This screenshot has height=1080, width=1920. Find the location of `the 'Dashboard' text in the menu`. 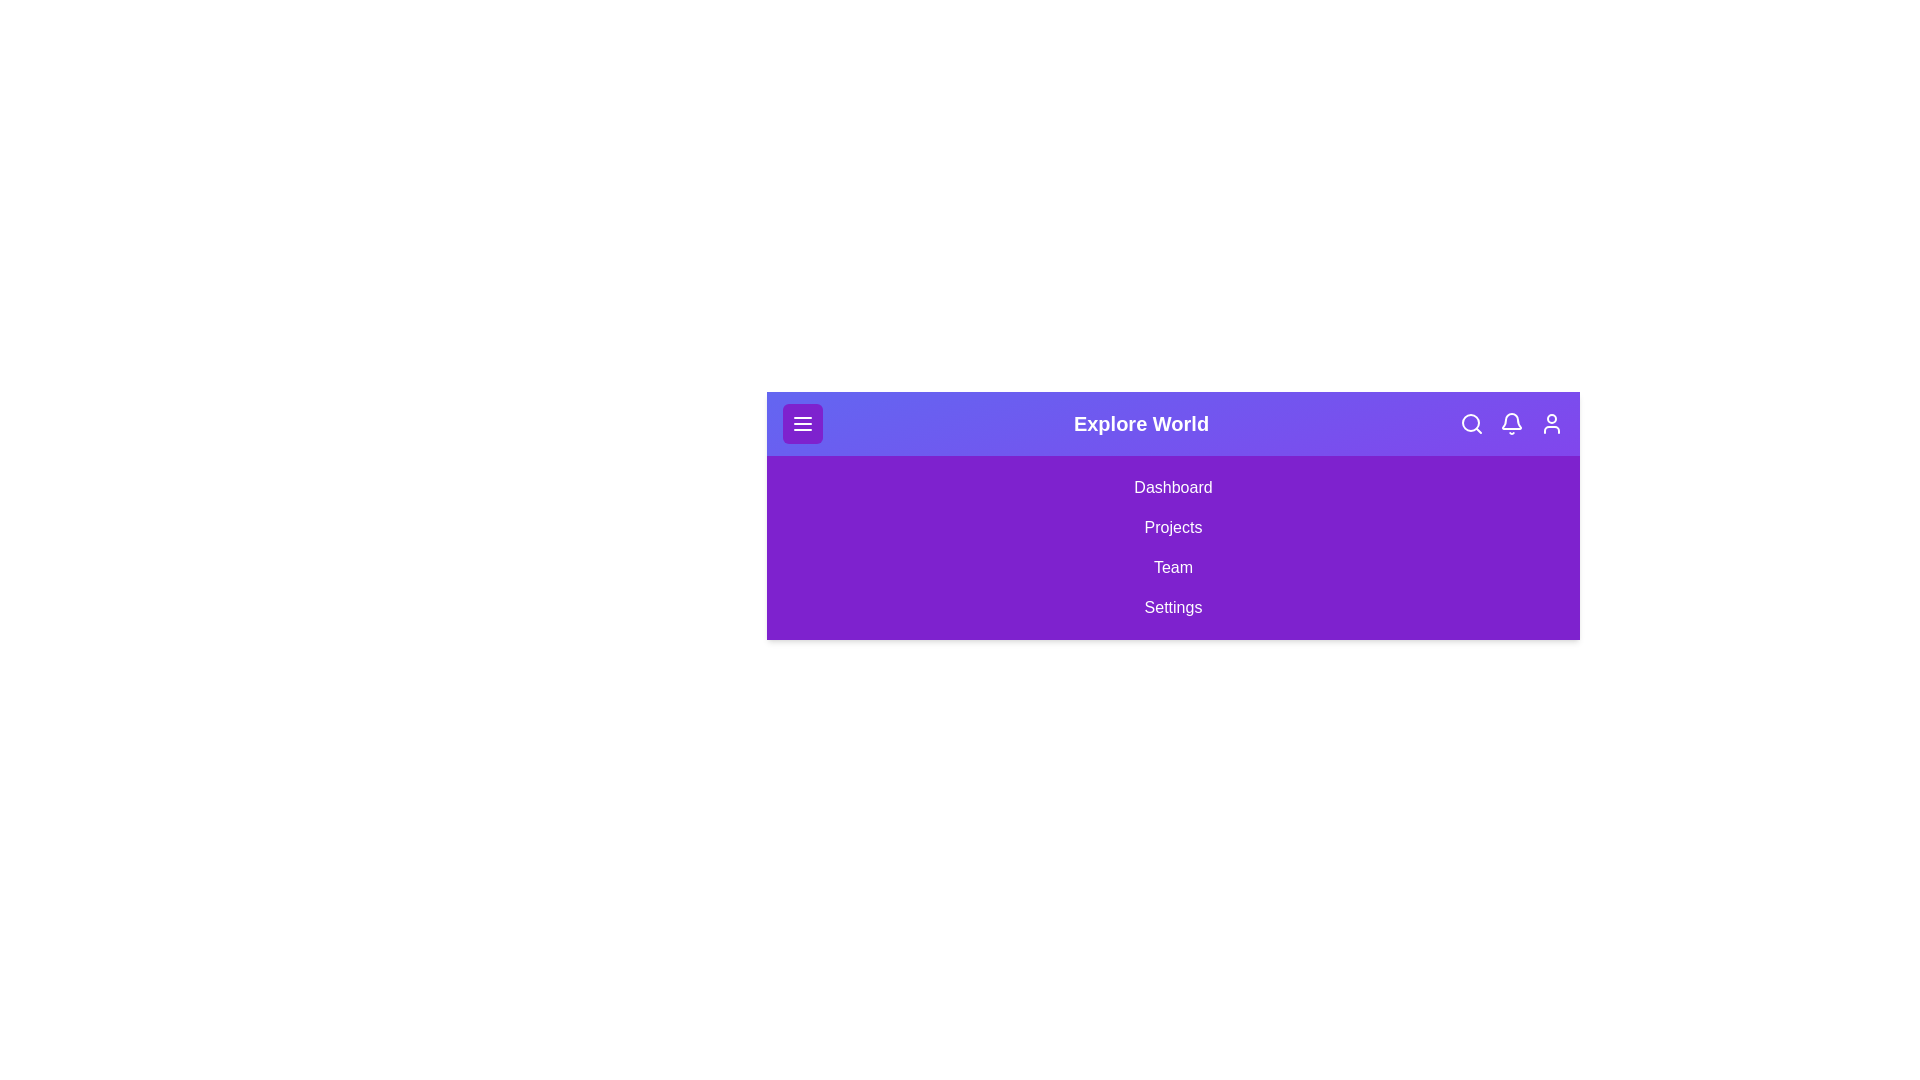

the 'Dashboard' text in the menu is located at coordinates (1173, 488).